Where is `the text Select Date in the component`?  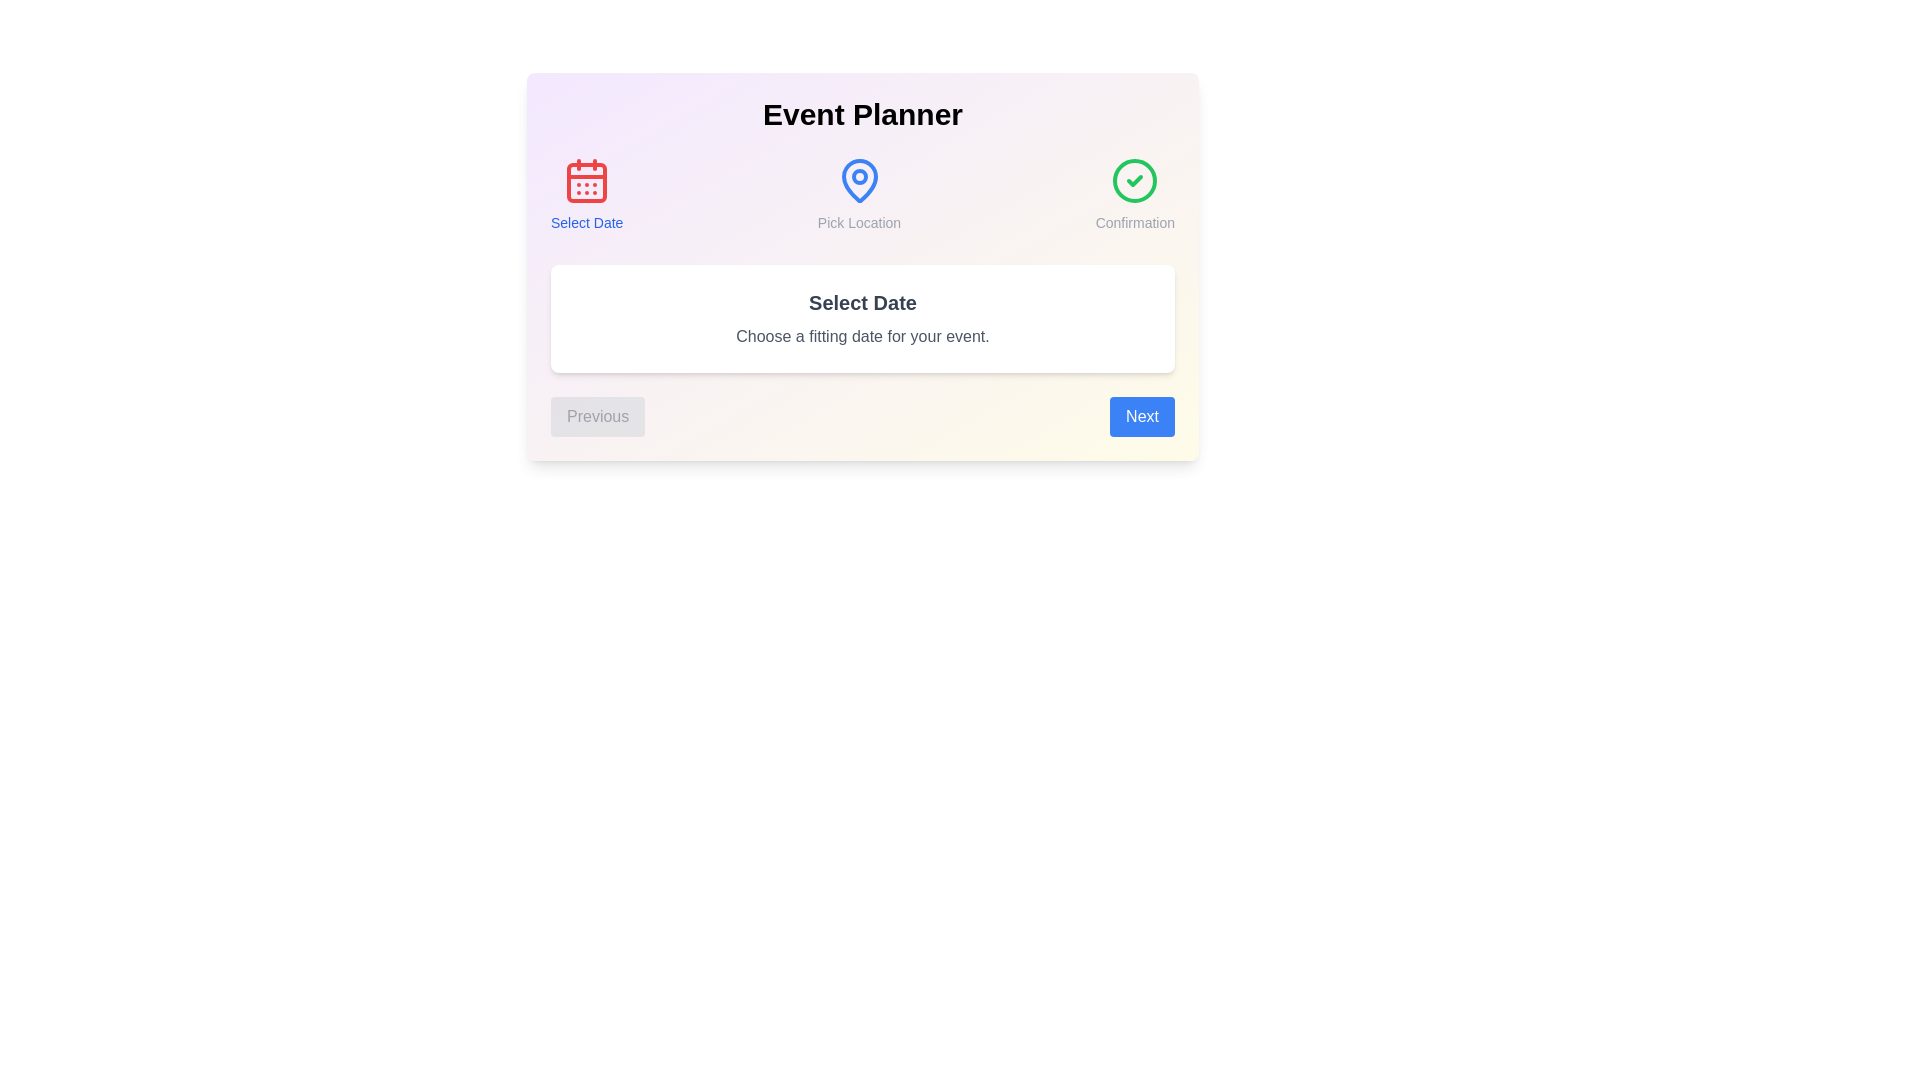
the text Select Date in the component is located at coordinates (586, 195).